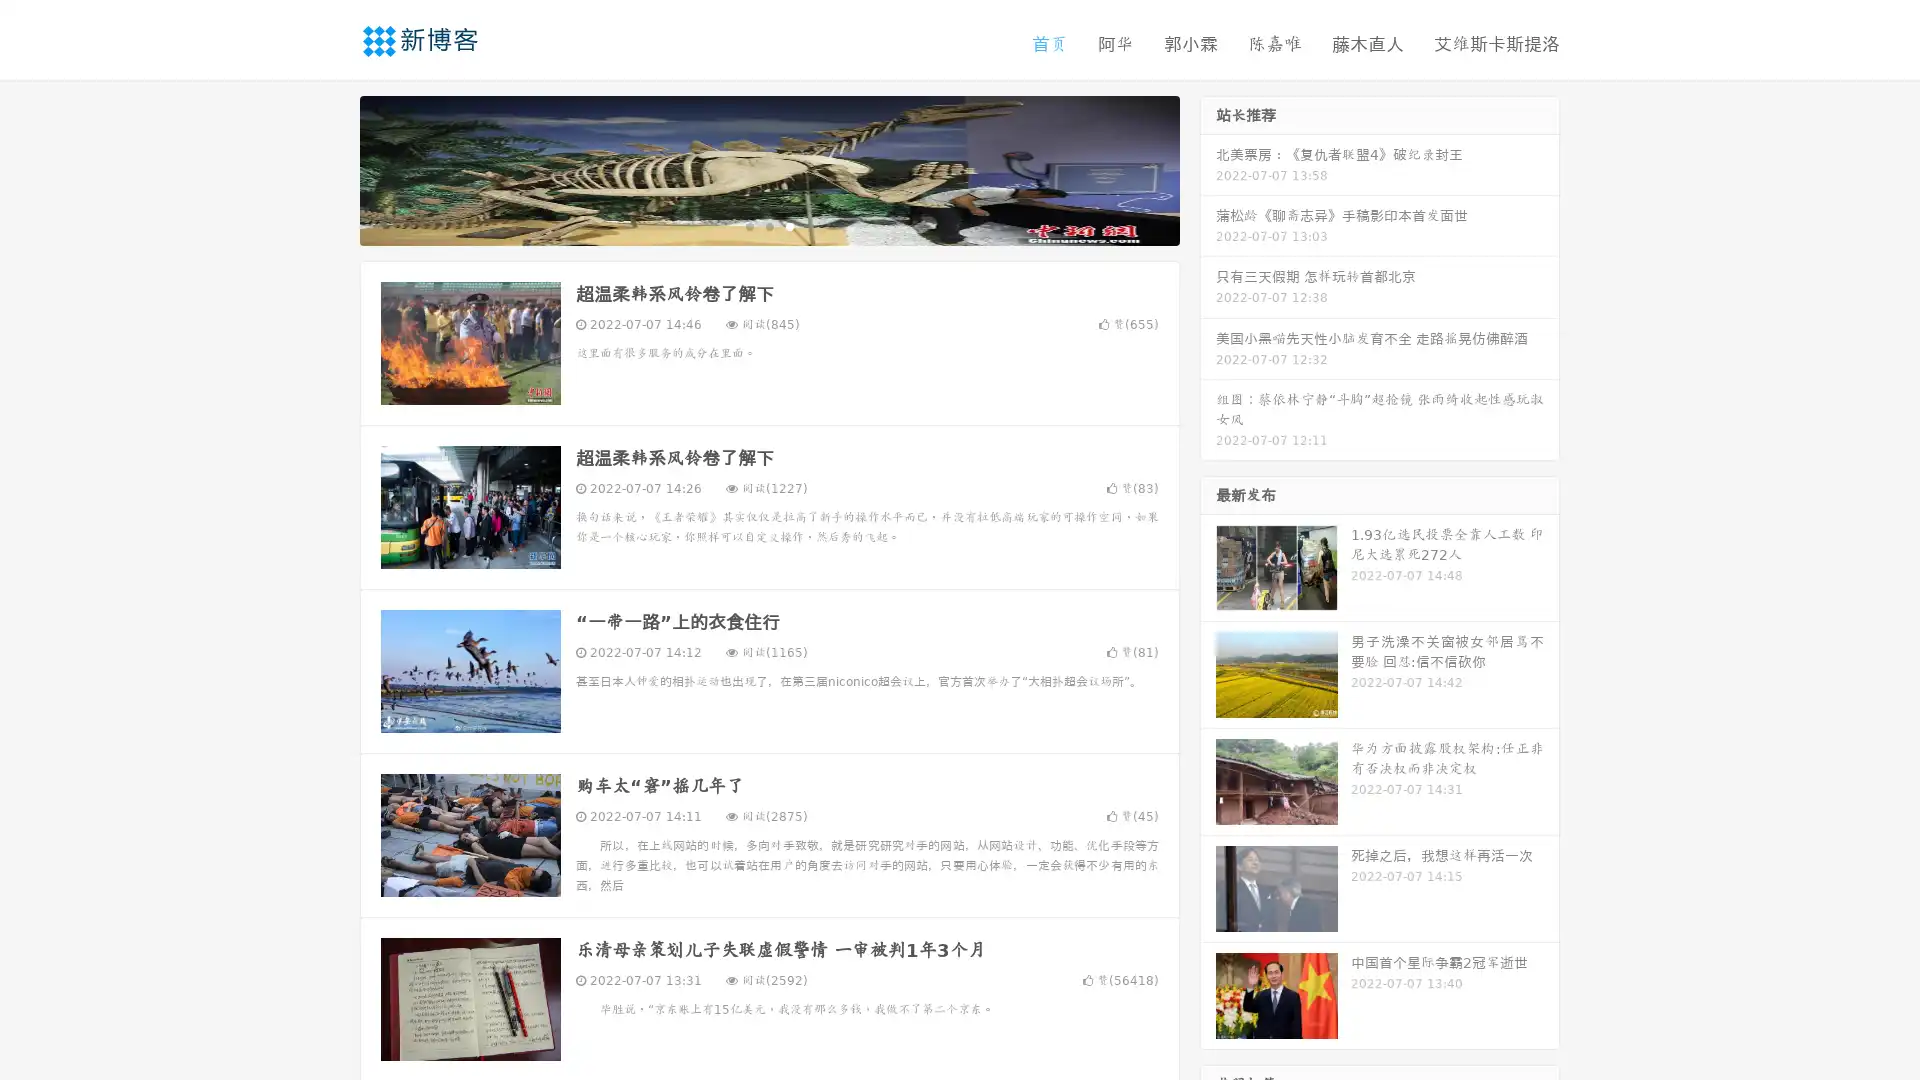  Describe the element at coordinates (1208, 168) in the screenshot. I see `Next slide` at that location.